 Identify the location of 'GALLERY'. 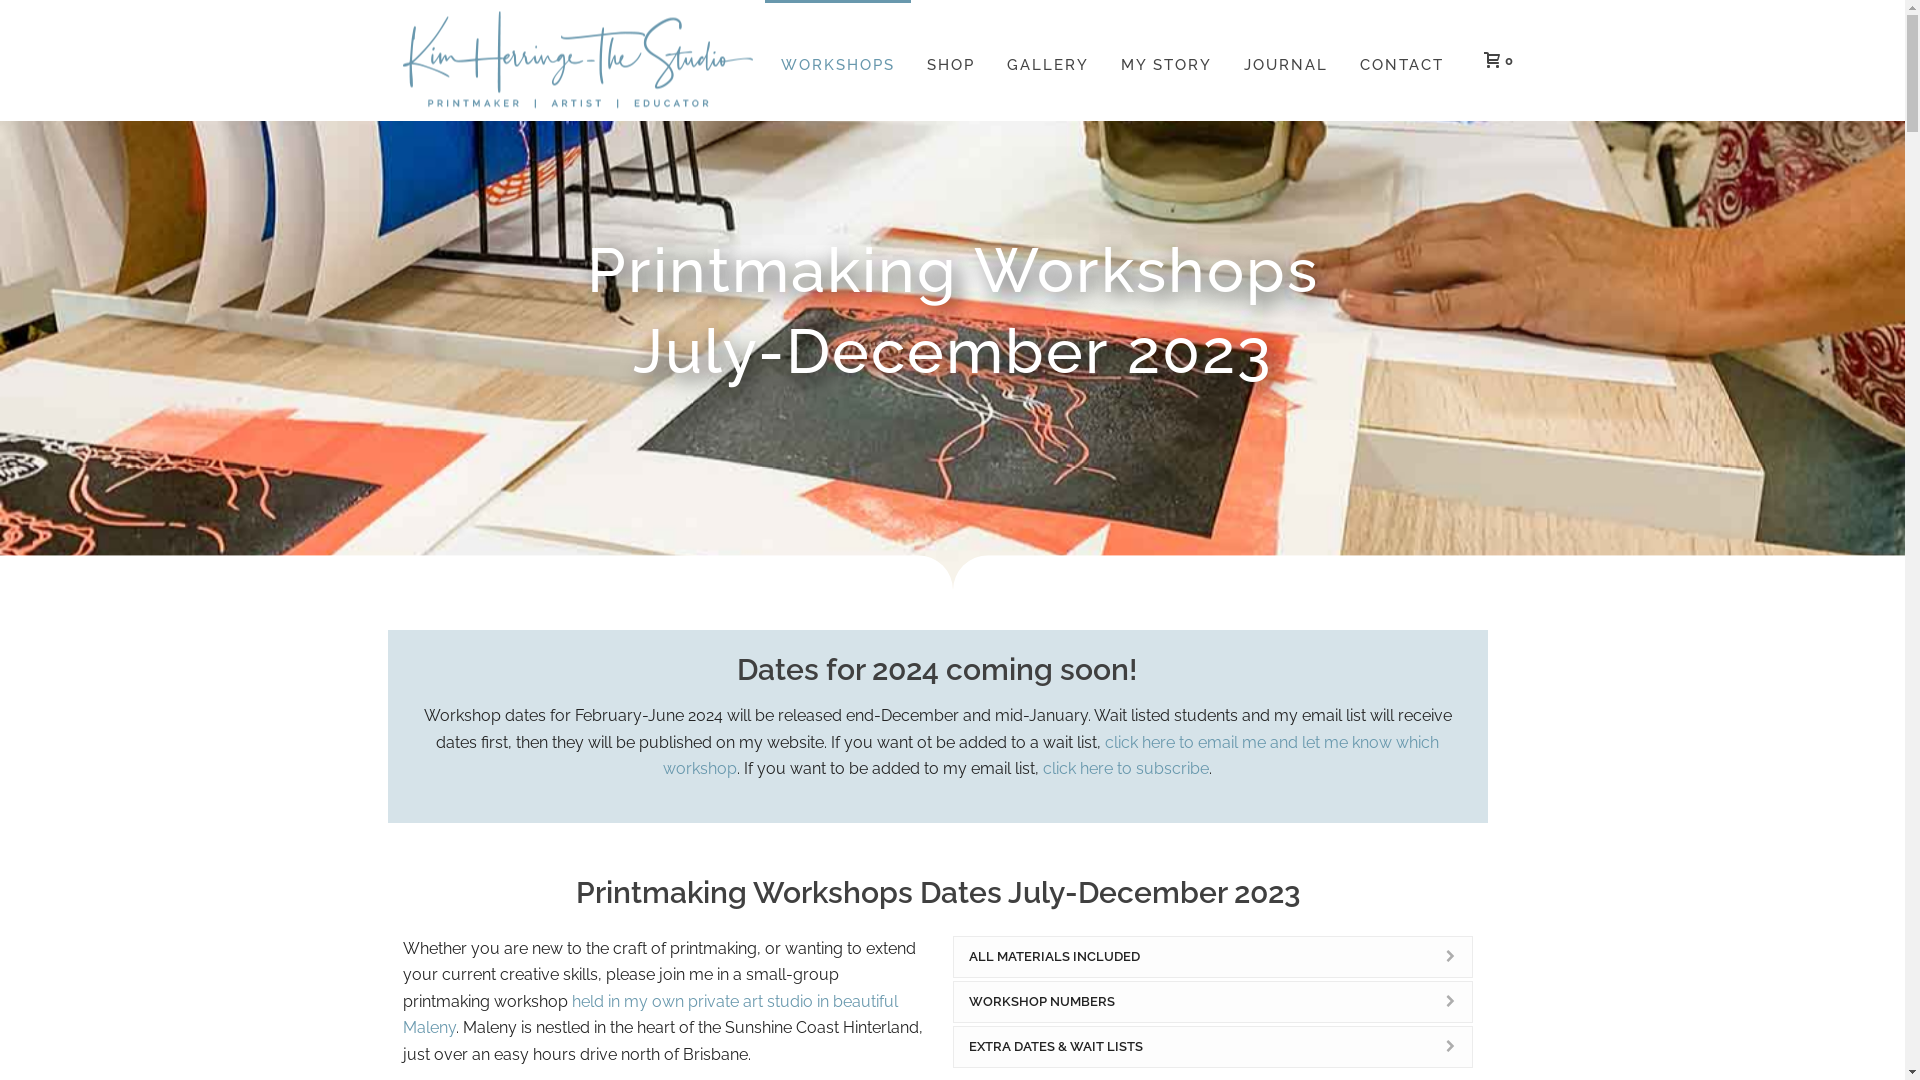
(1045, 59).